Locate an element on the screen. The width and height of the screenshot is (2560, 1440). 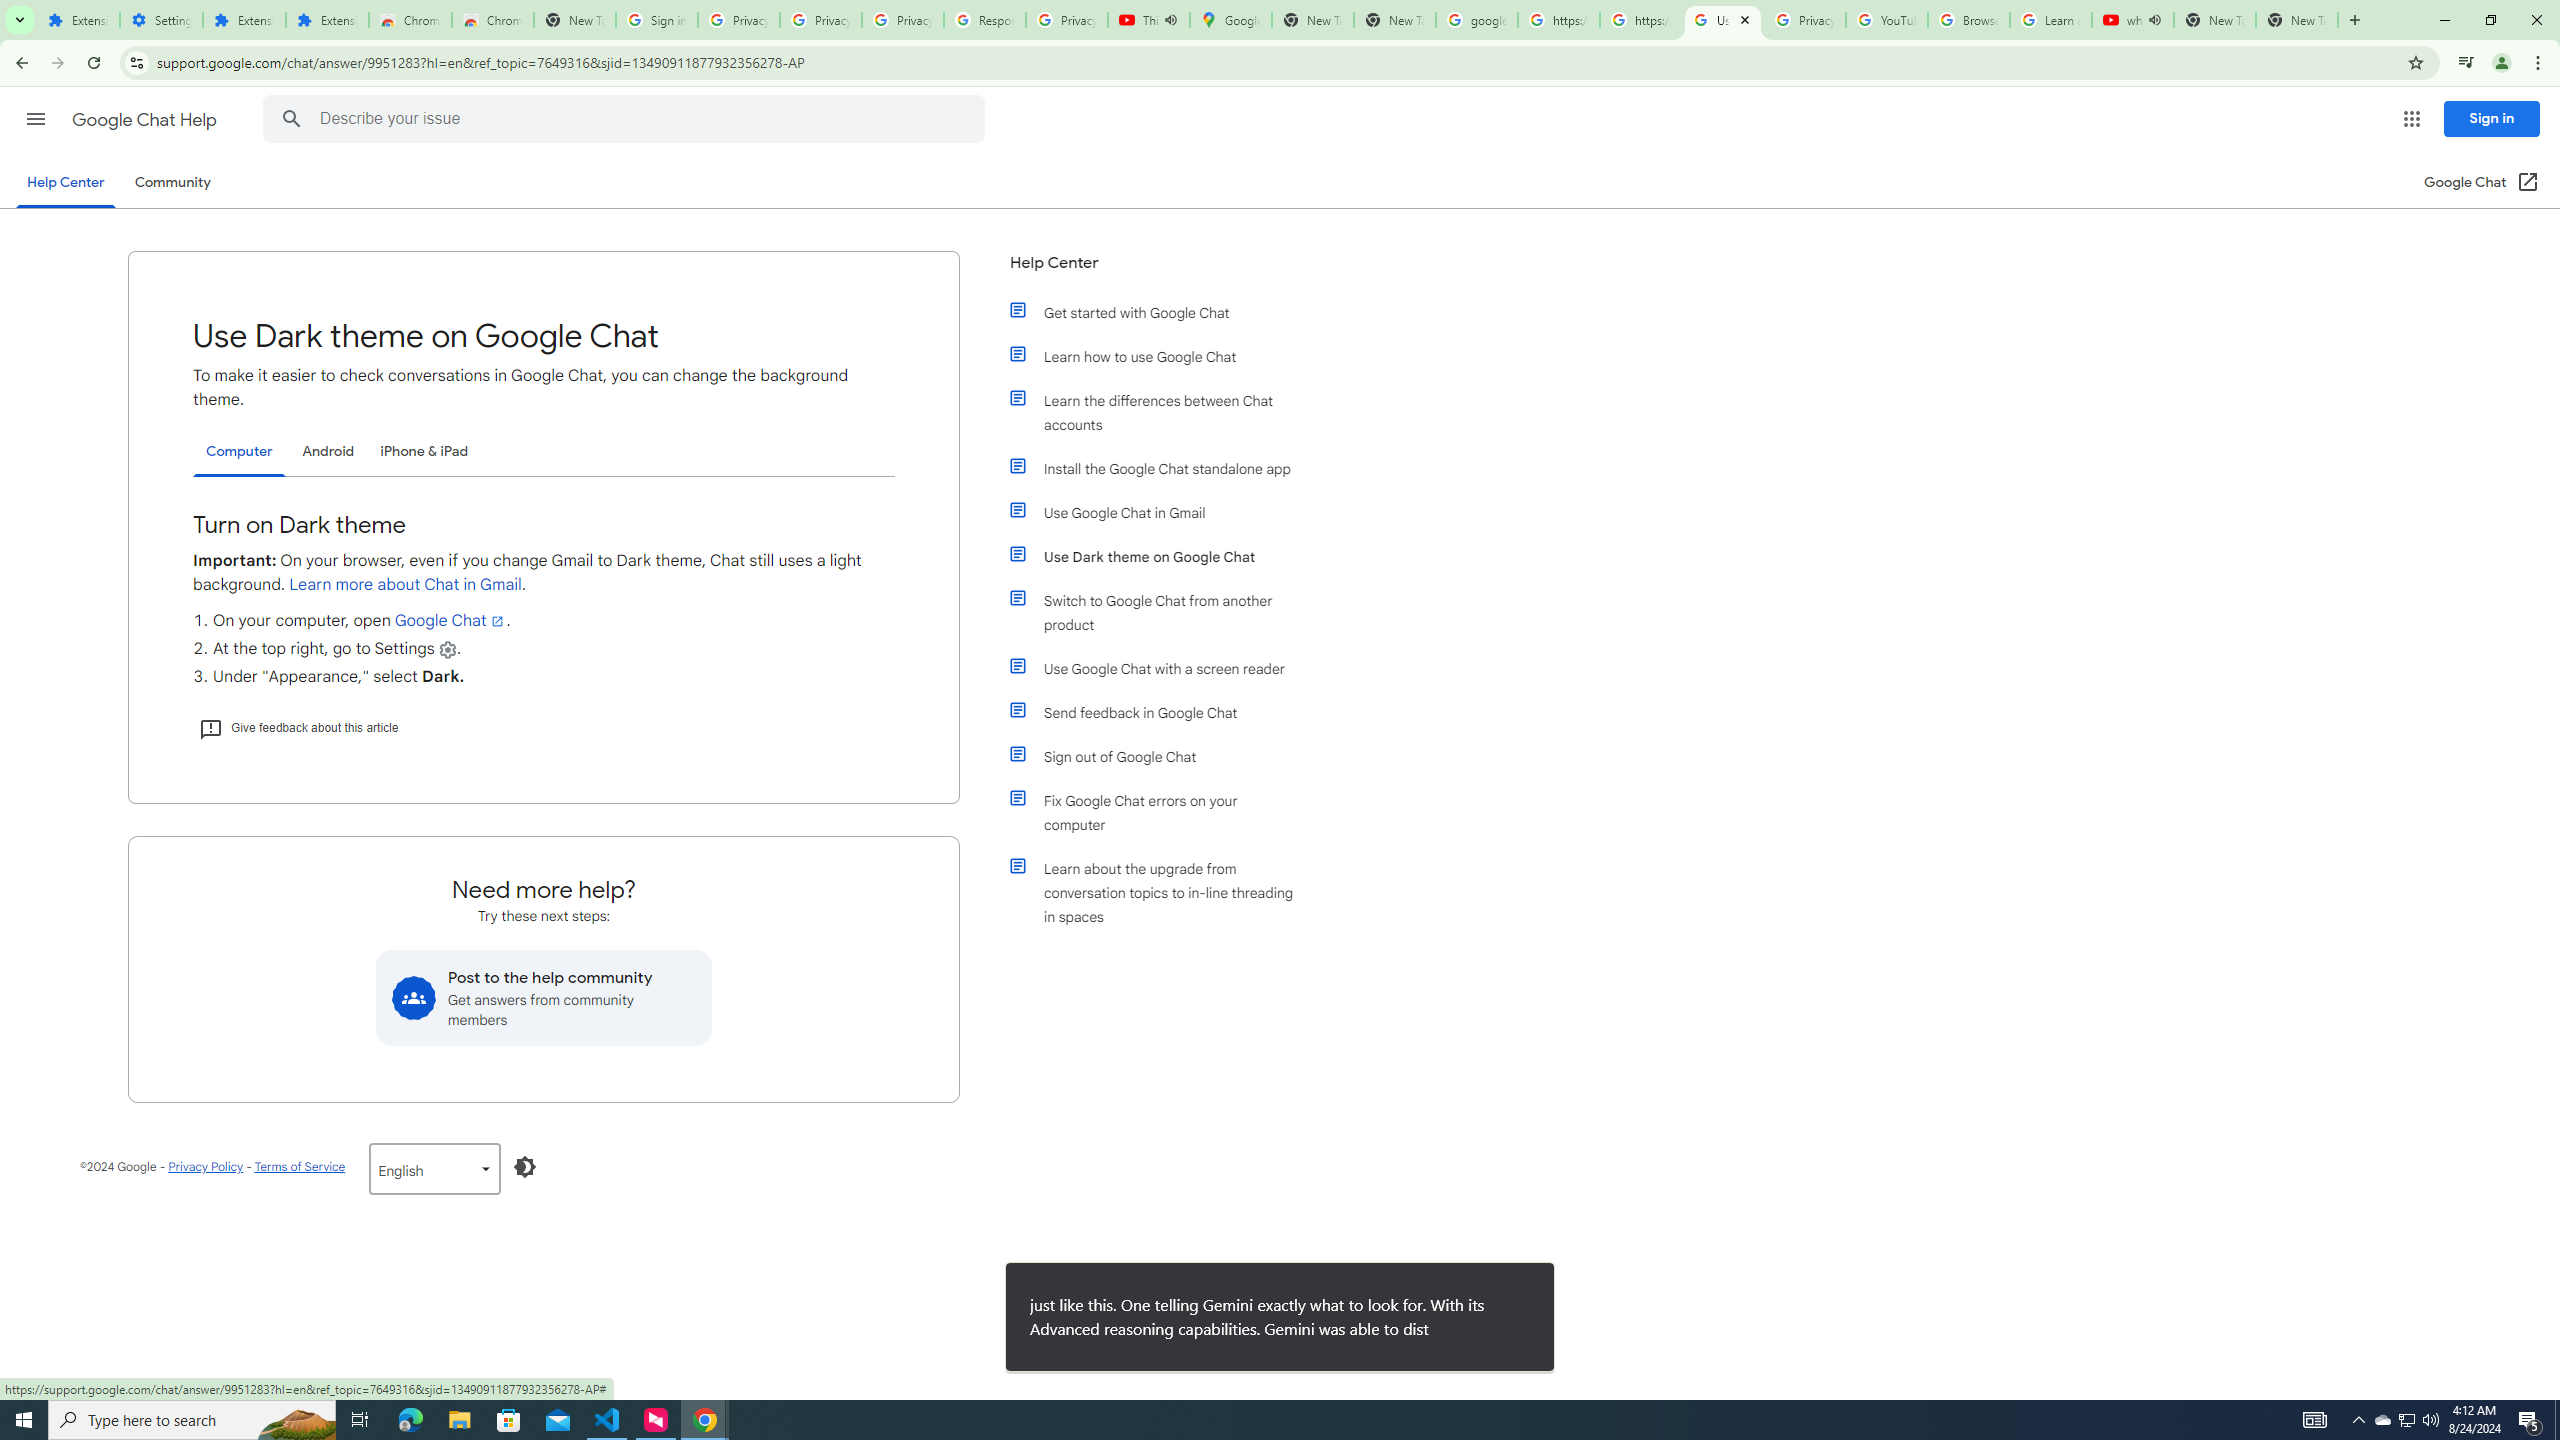
'Switch to Google Chat from another product' is located at coordinates (1162, 612).